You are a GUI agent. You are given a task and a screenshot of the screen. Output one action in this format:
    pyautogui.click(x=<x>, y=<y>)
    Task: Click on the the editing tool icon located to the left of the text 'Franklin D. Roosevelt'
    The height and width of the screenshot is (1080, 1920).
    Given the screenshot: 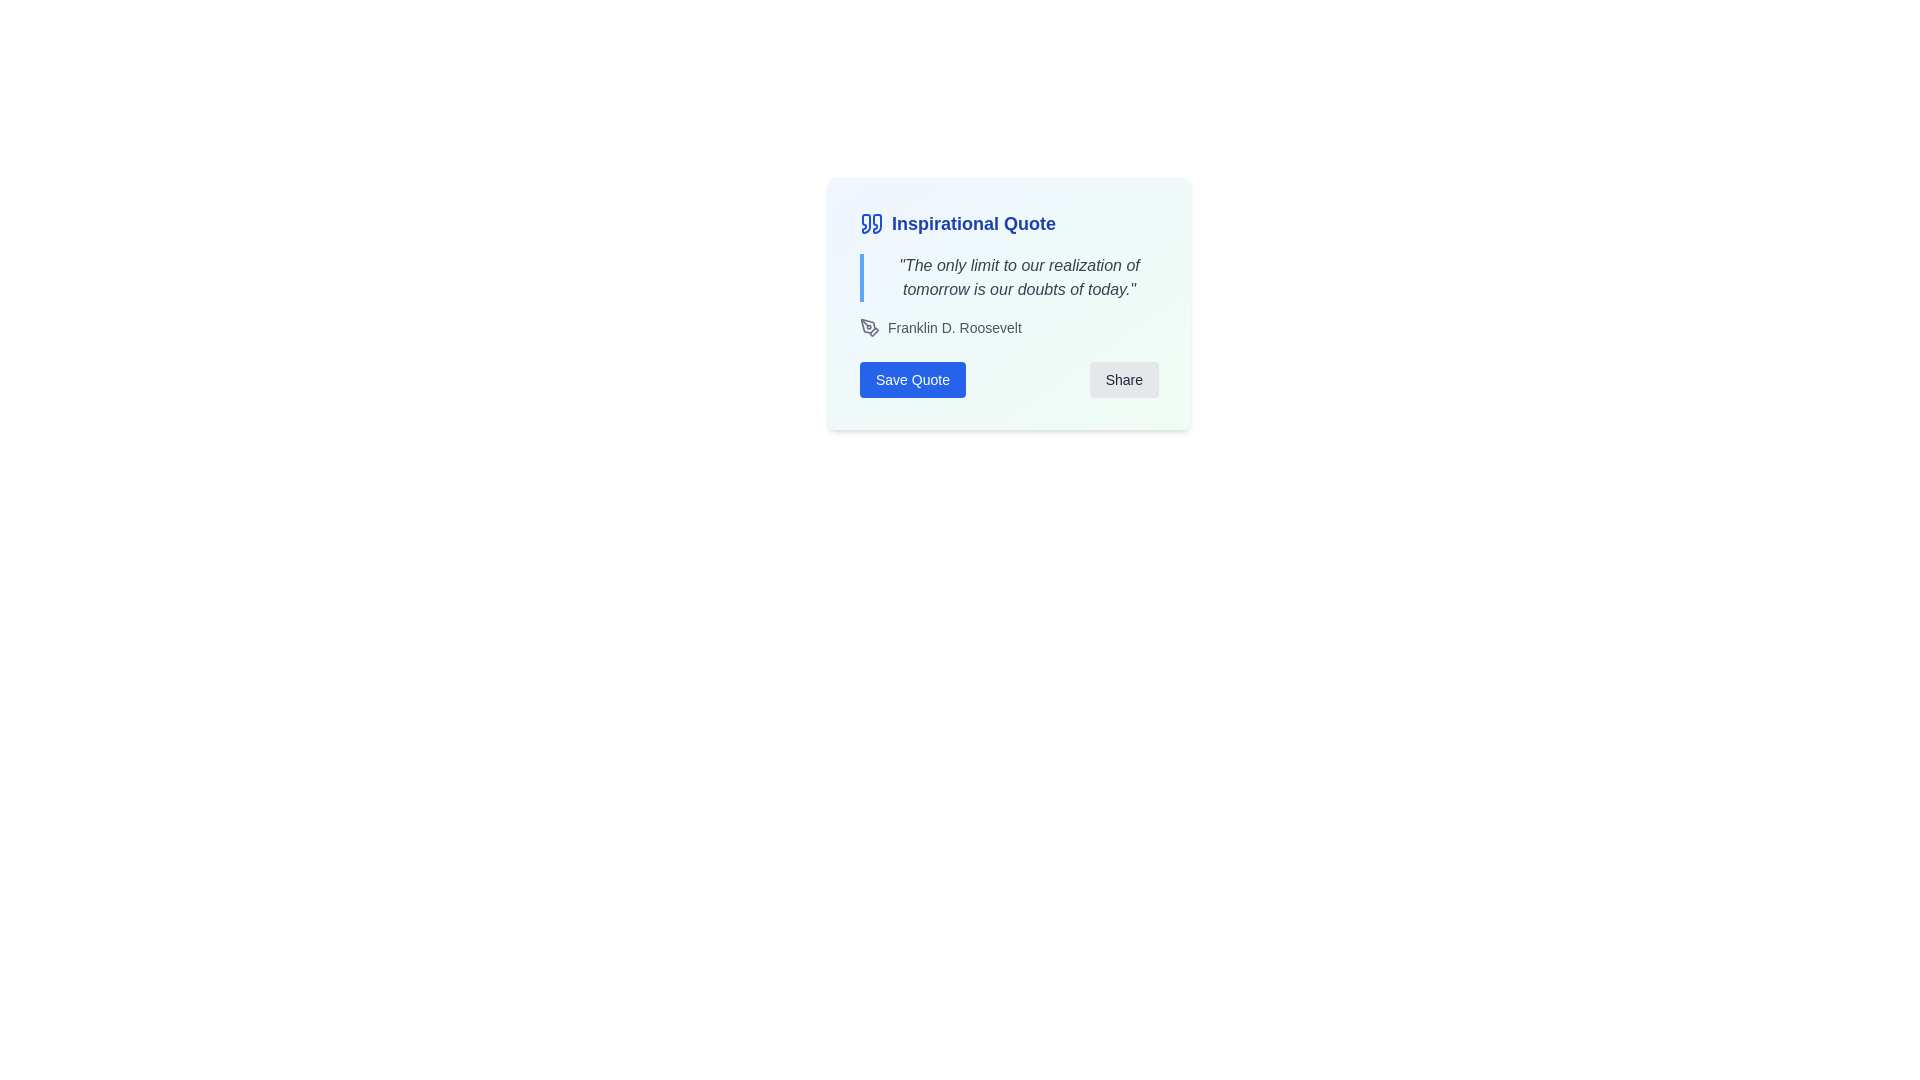 What is the action you would take?
    pyautogui.click(x=869, y=326)
    